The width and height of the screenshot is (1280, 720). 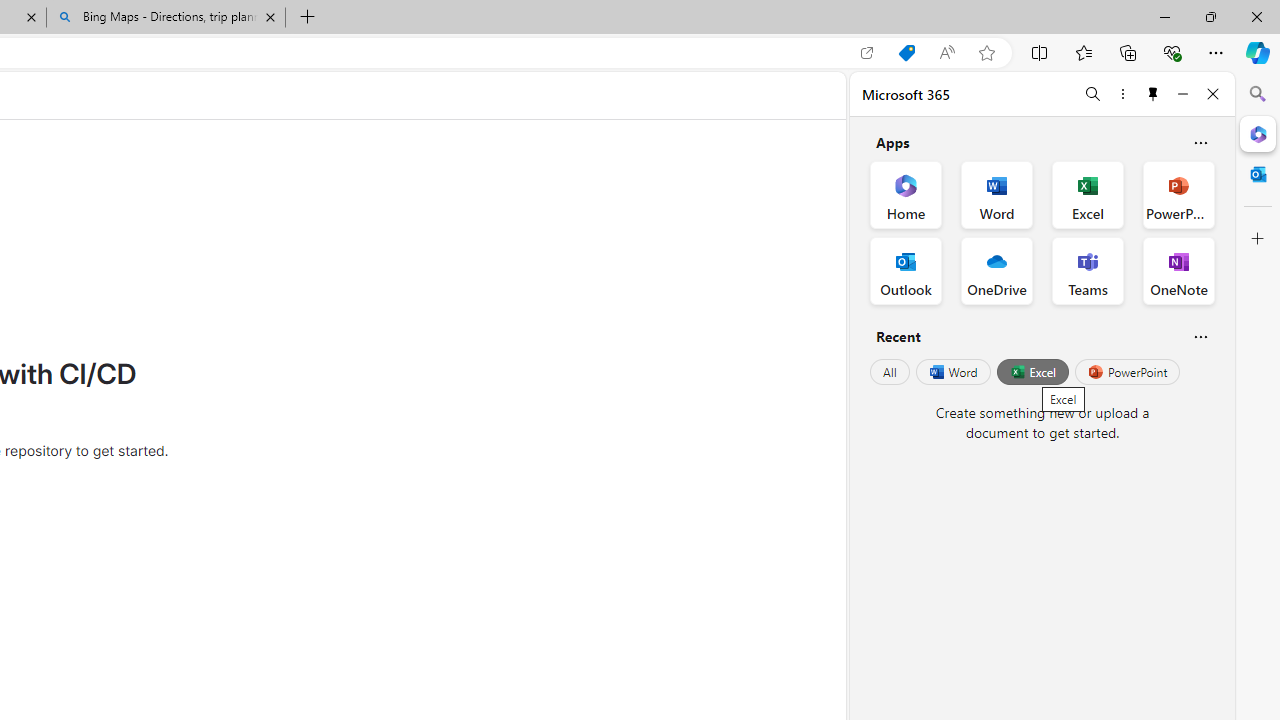 What do you see at coordinates (1127, 372) in the screenshot?
I see `'PowerPoint'` at bounding box center [1127, 372].